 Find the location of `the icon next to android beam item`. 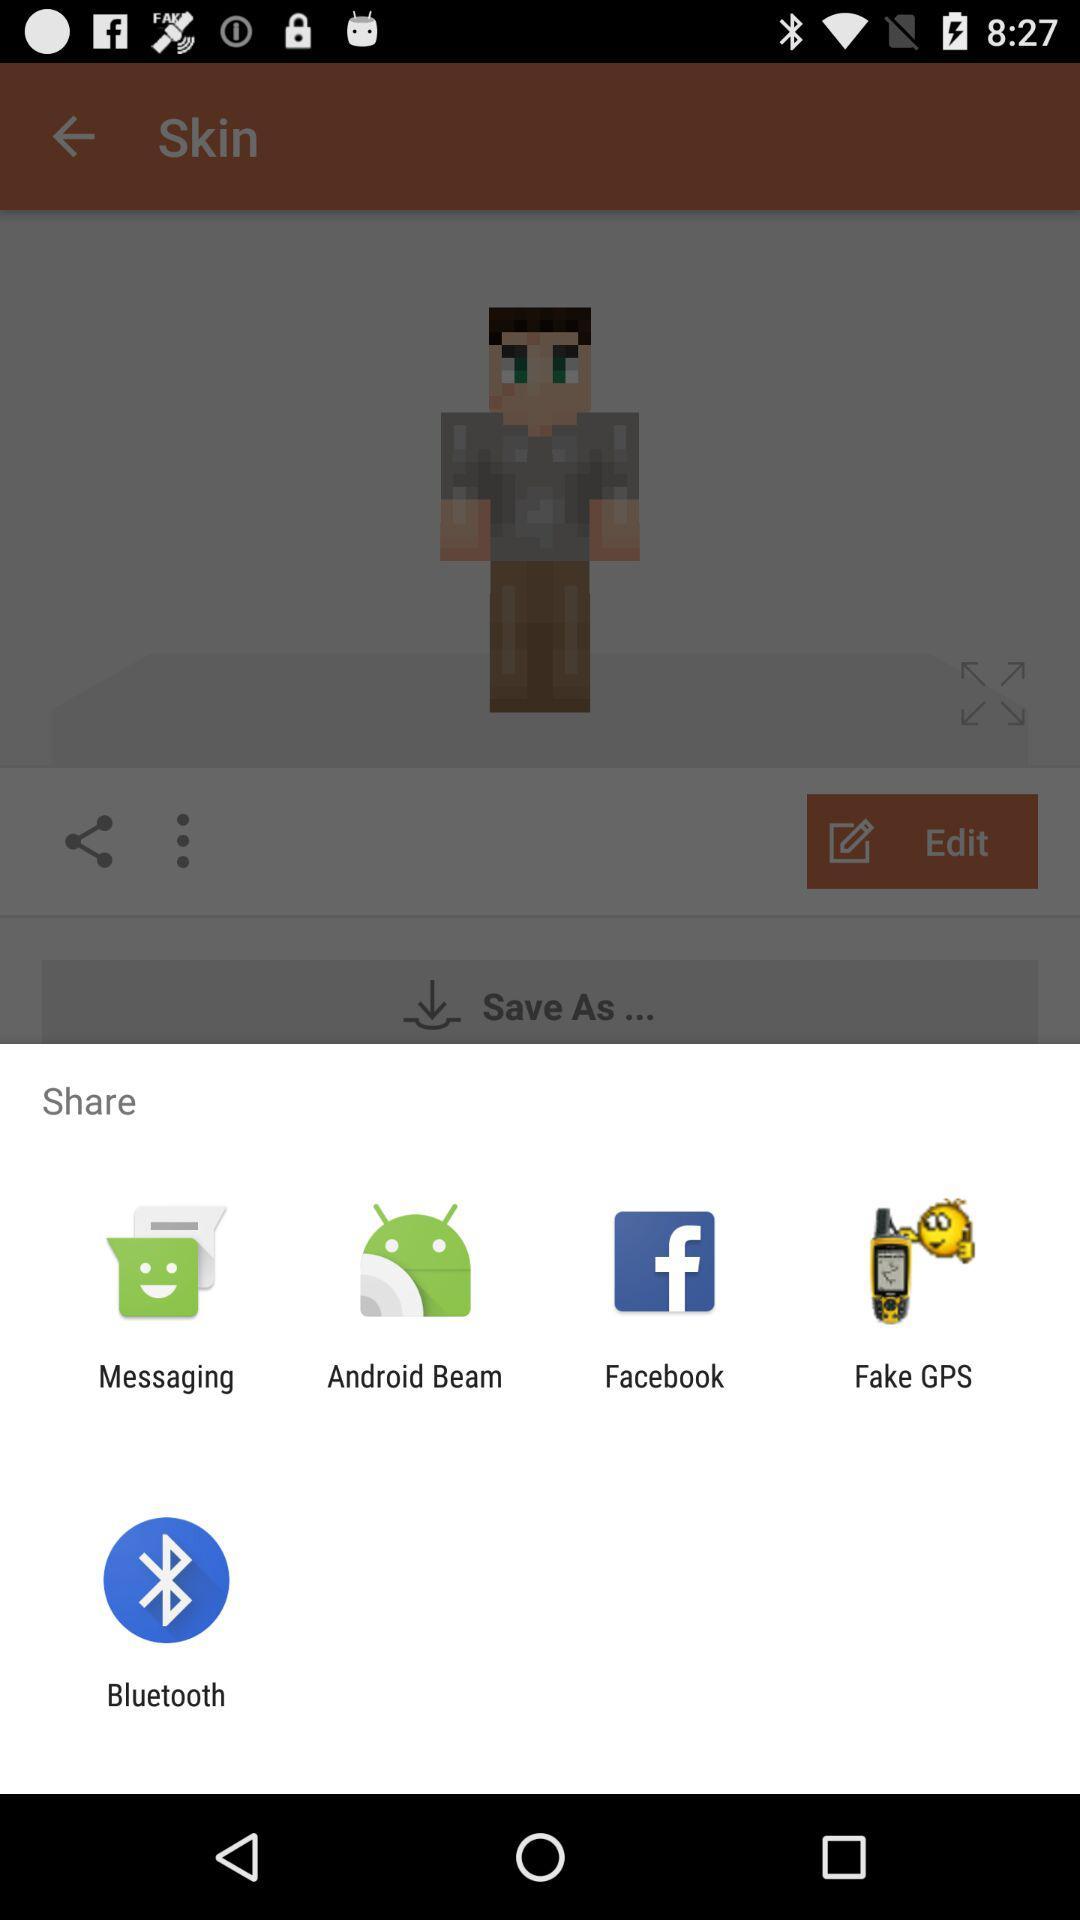

the icon next to android beam item is located at coordinates (664, 1392).